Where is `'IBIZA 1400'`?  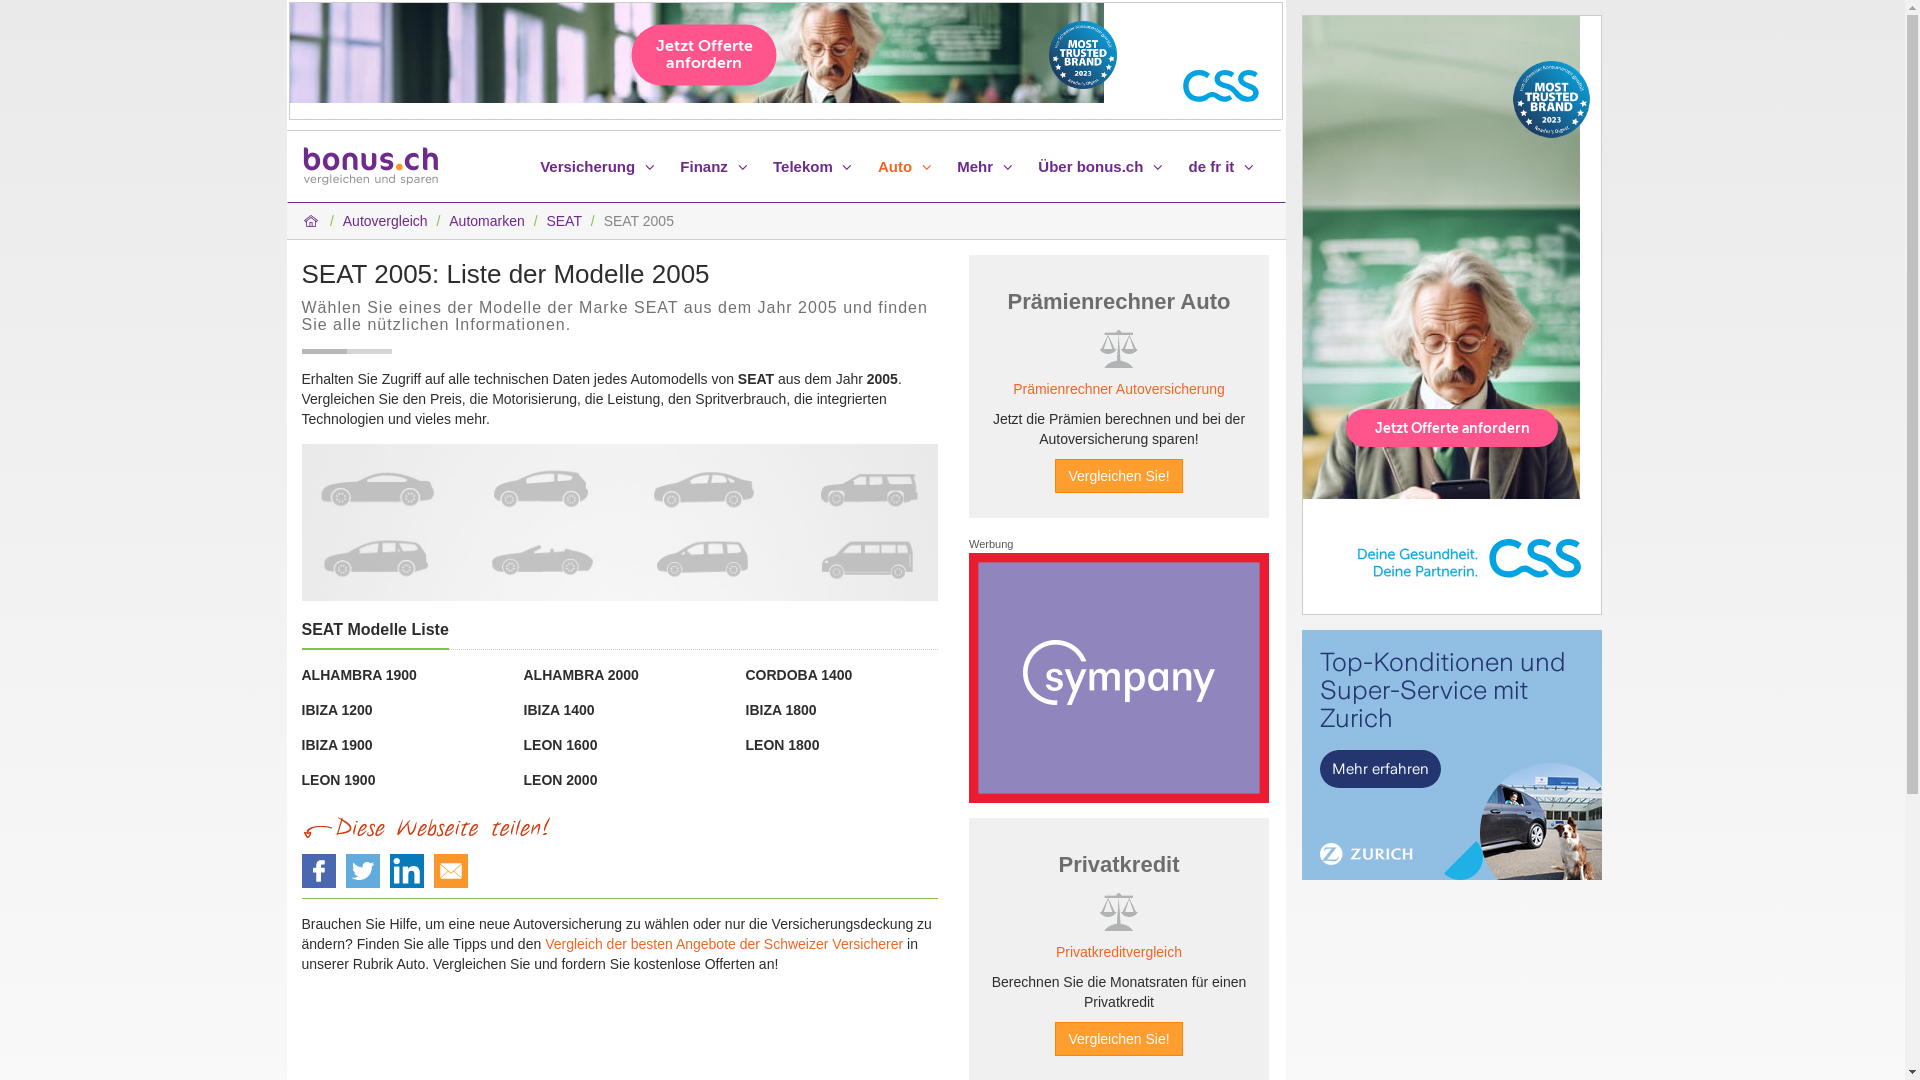 'IBIZA 1400' is located at coordinates (559, 708).